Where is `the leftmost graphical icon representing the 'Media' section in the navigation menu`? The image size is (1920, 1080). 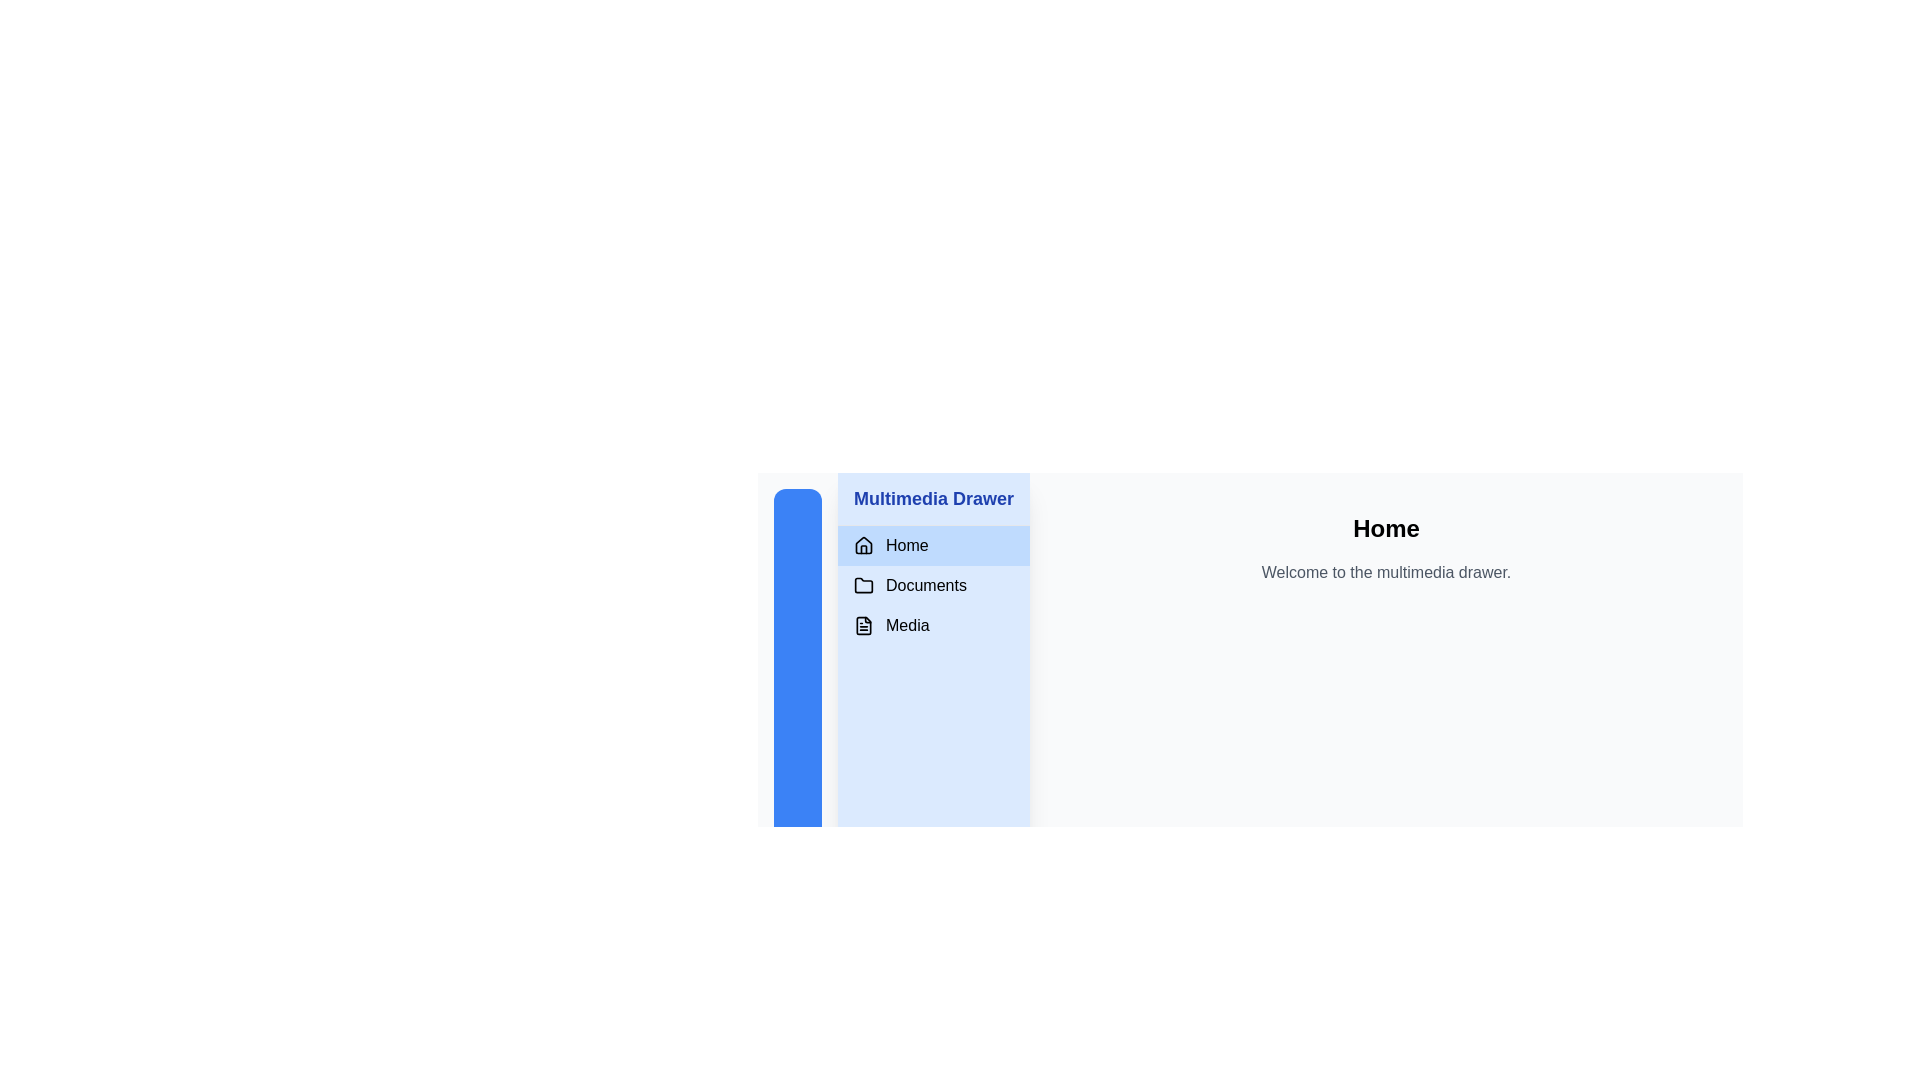
the leftmost graphical icon representing the 'Media' section in the navigation menu is located at coordinates (864, 624).